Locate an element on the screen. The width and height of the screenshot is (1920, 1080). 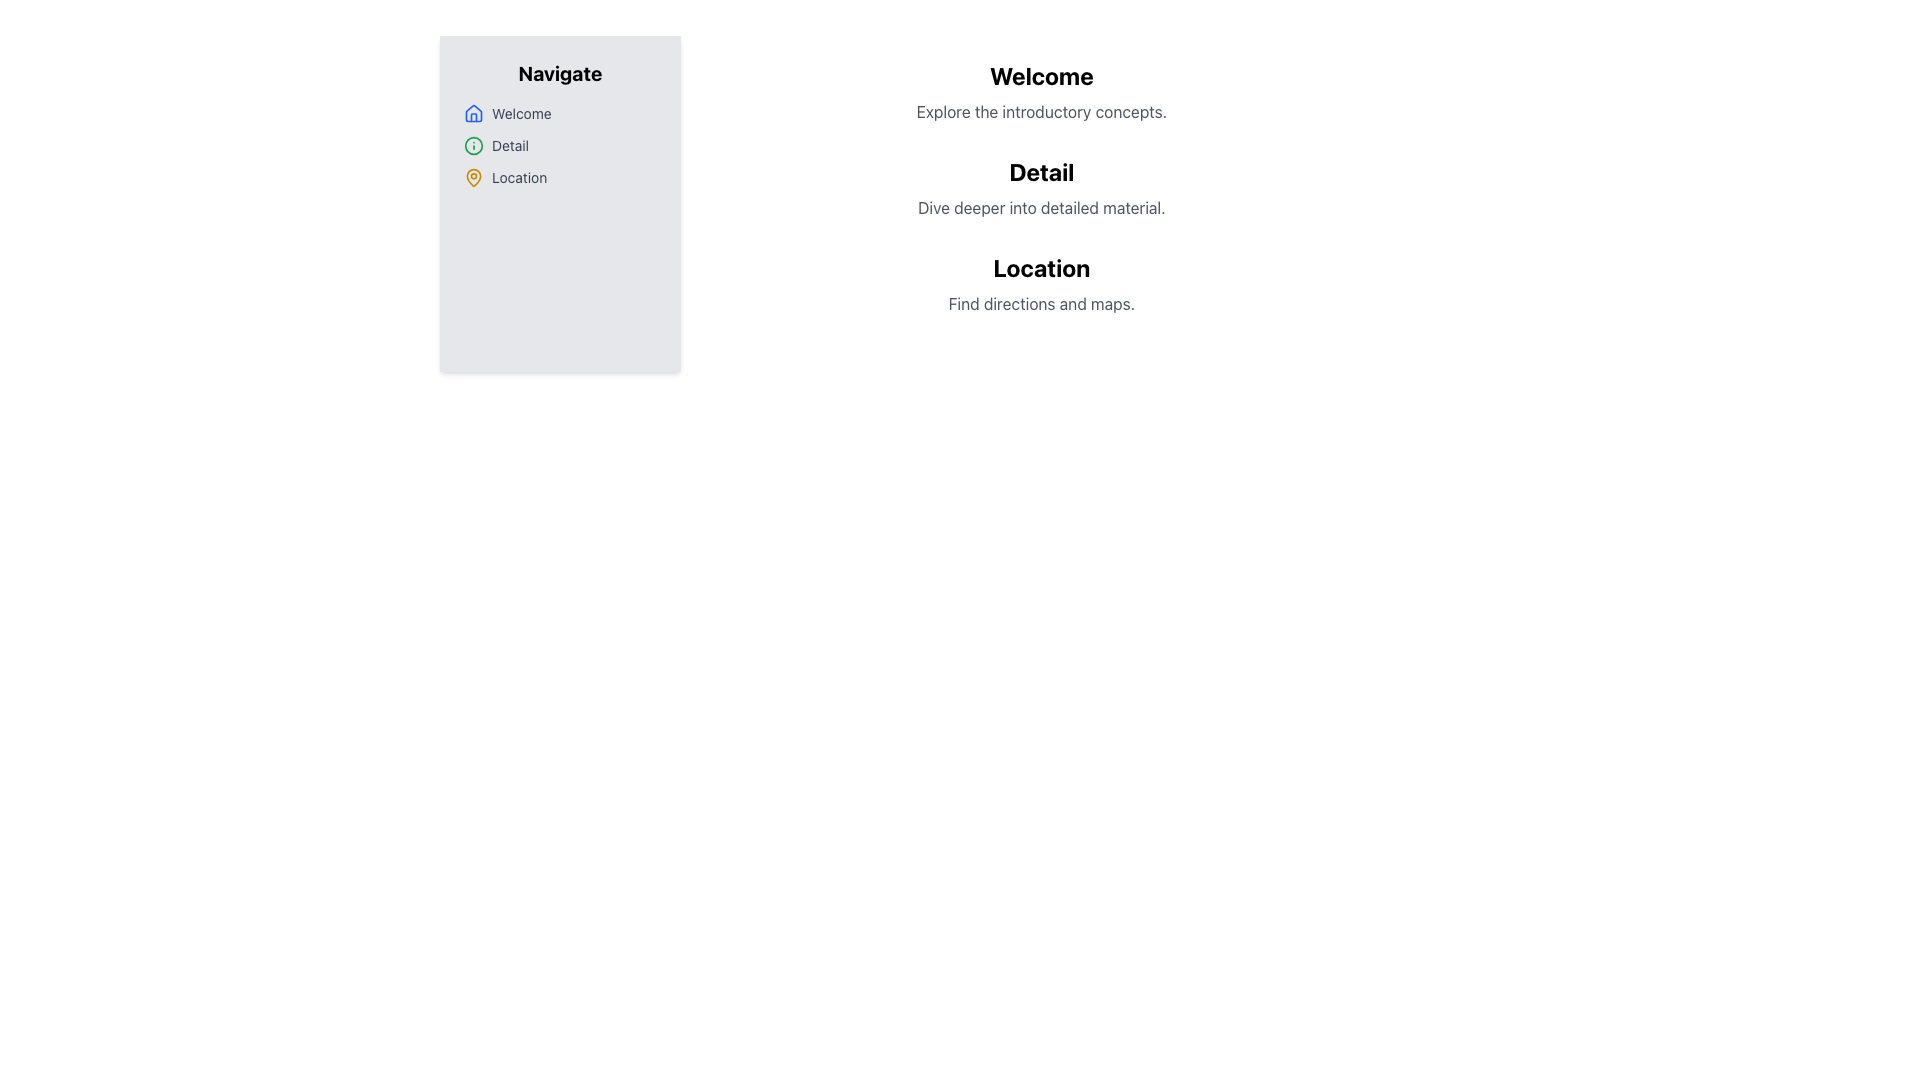
the location icon in the left-side navigation panel, positioned third and adjacent to the 'Location' label is located at coordinates (473, 176).